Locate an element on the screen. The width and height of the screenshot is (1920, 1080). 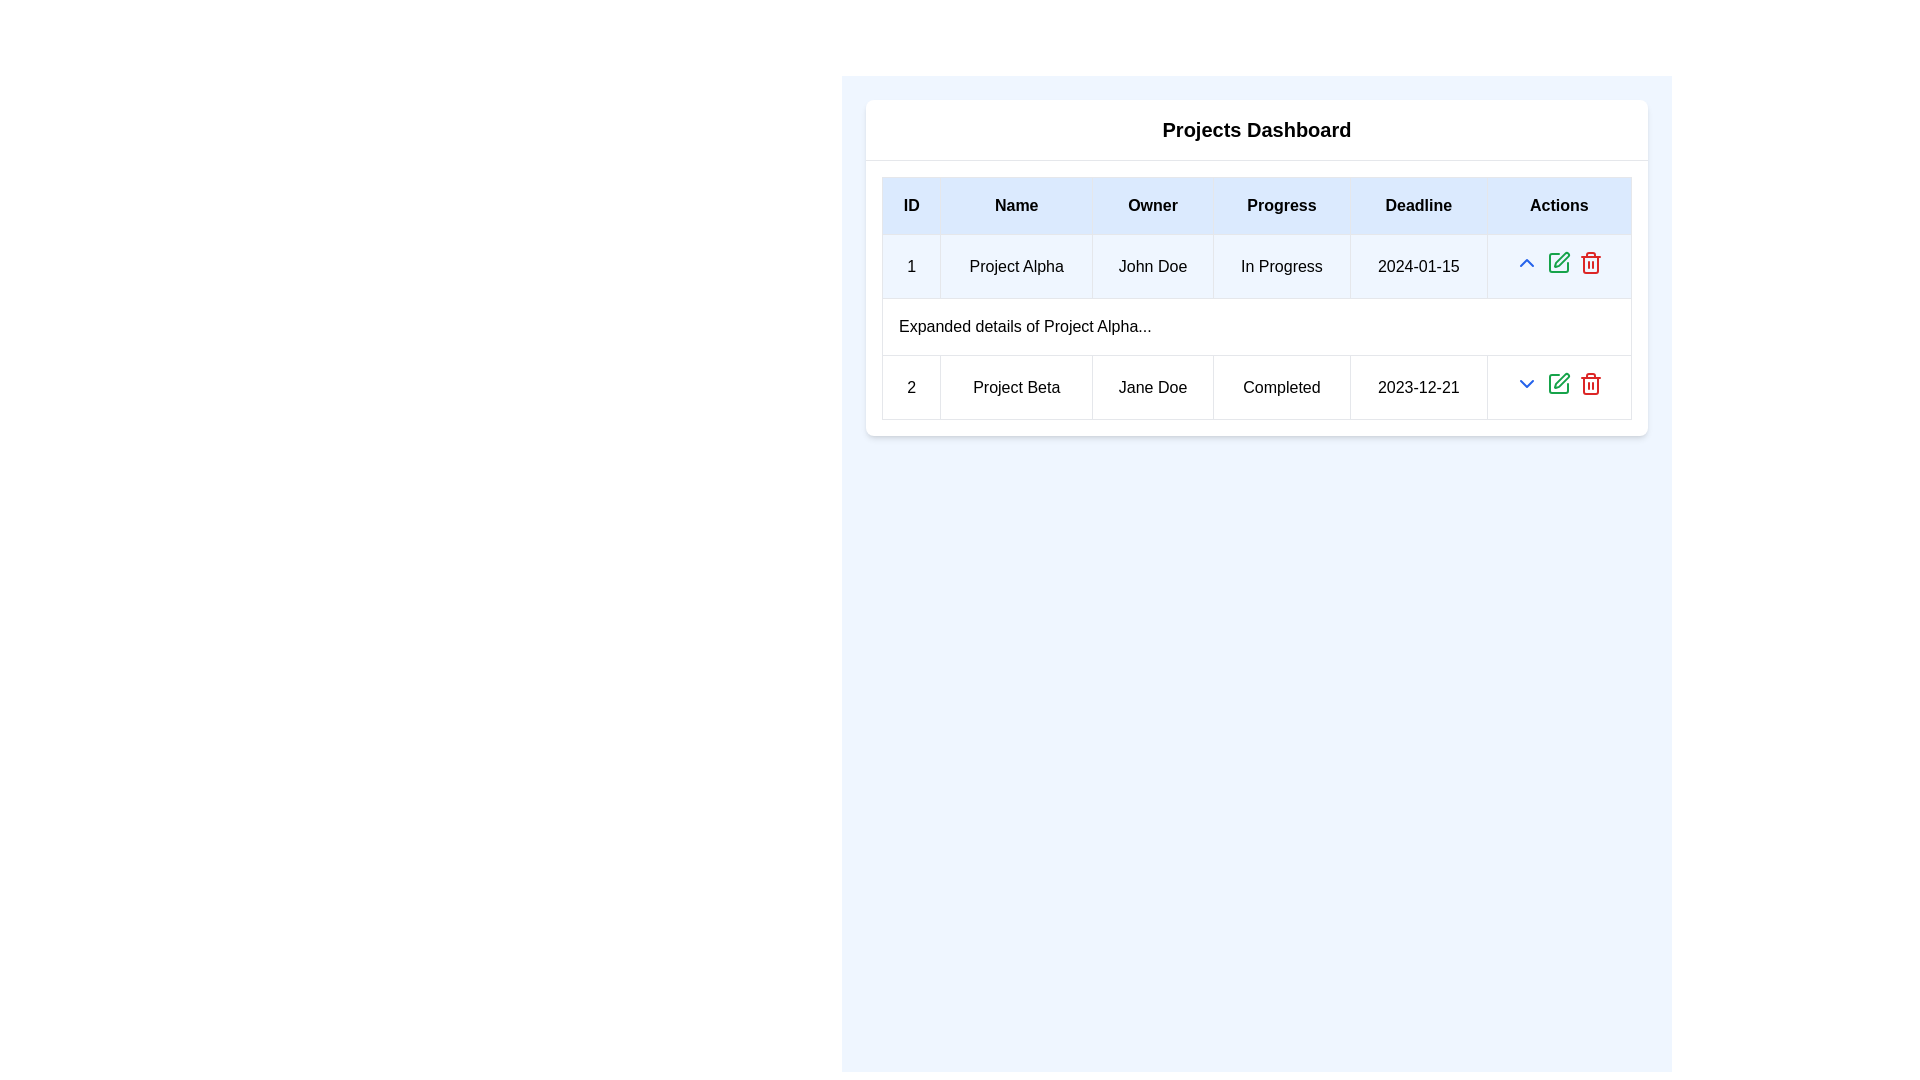
the interactive cells of the project data table displayed below the 'Projects Dashboard' title is located at coordinates (1256, 297).